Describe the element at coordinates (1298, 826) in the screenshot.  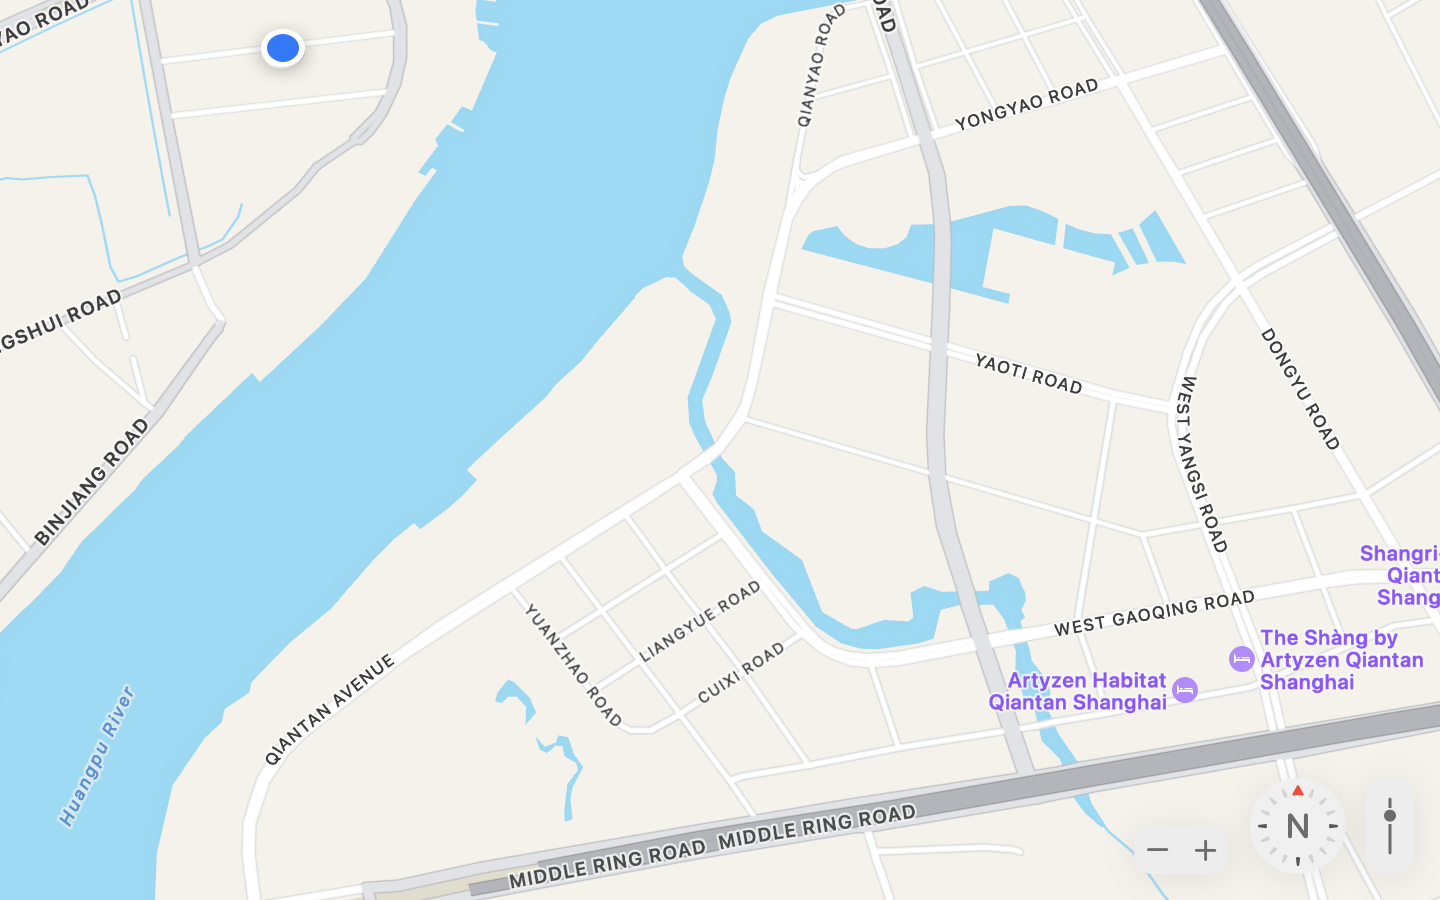
I see `'Heading: 0 degrees North'` at that location.